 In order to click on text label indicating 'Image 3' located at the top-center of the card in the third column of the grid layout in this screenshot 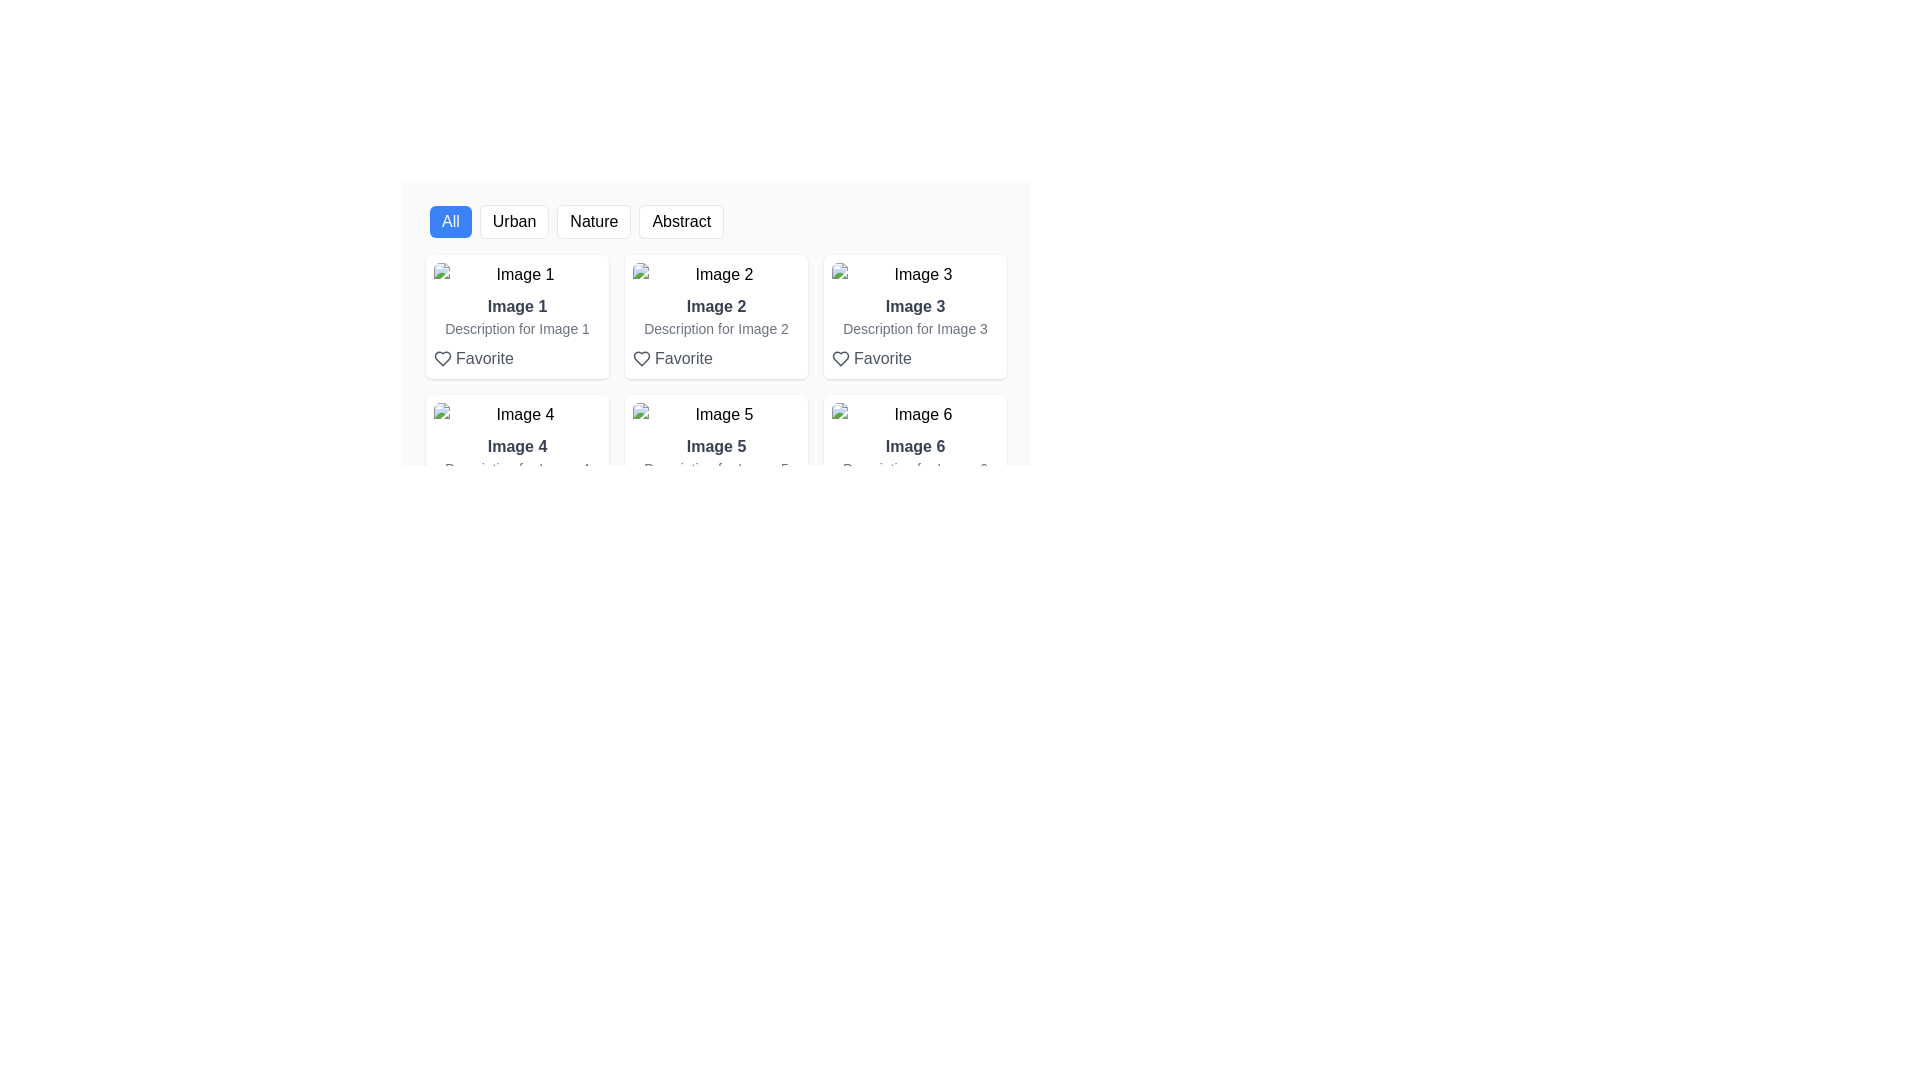, I will do `click(914, 307)`.